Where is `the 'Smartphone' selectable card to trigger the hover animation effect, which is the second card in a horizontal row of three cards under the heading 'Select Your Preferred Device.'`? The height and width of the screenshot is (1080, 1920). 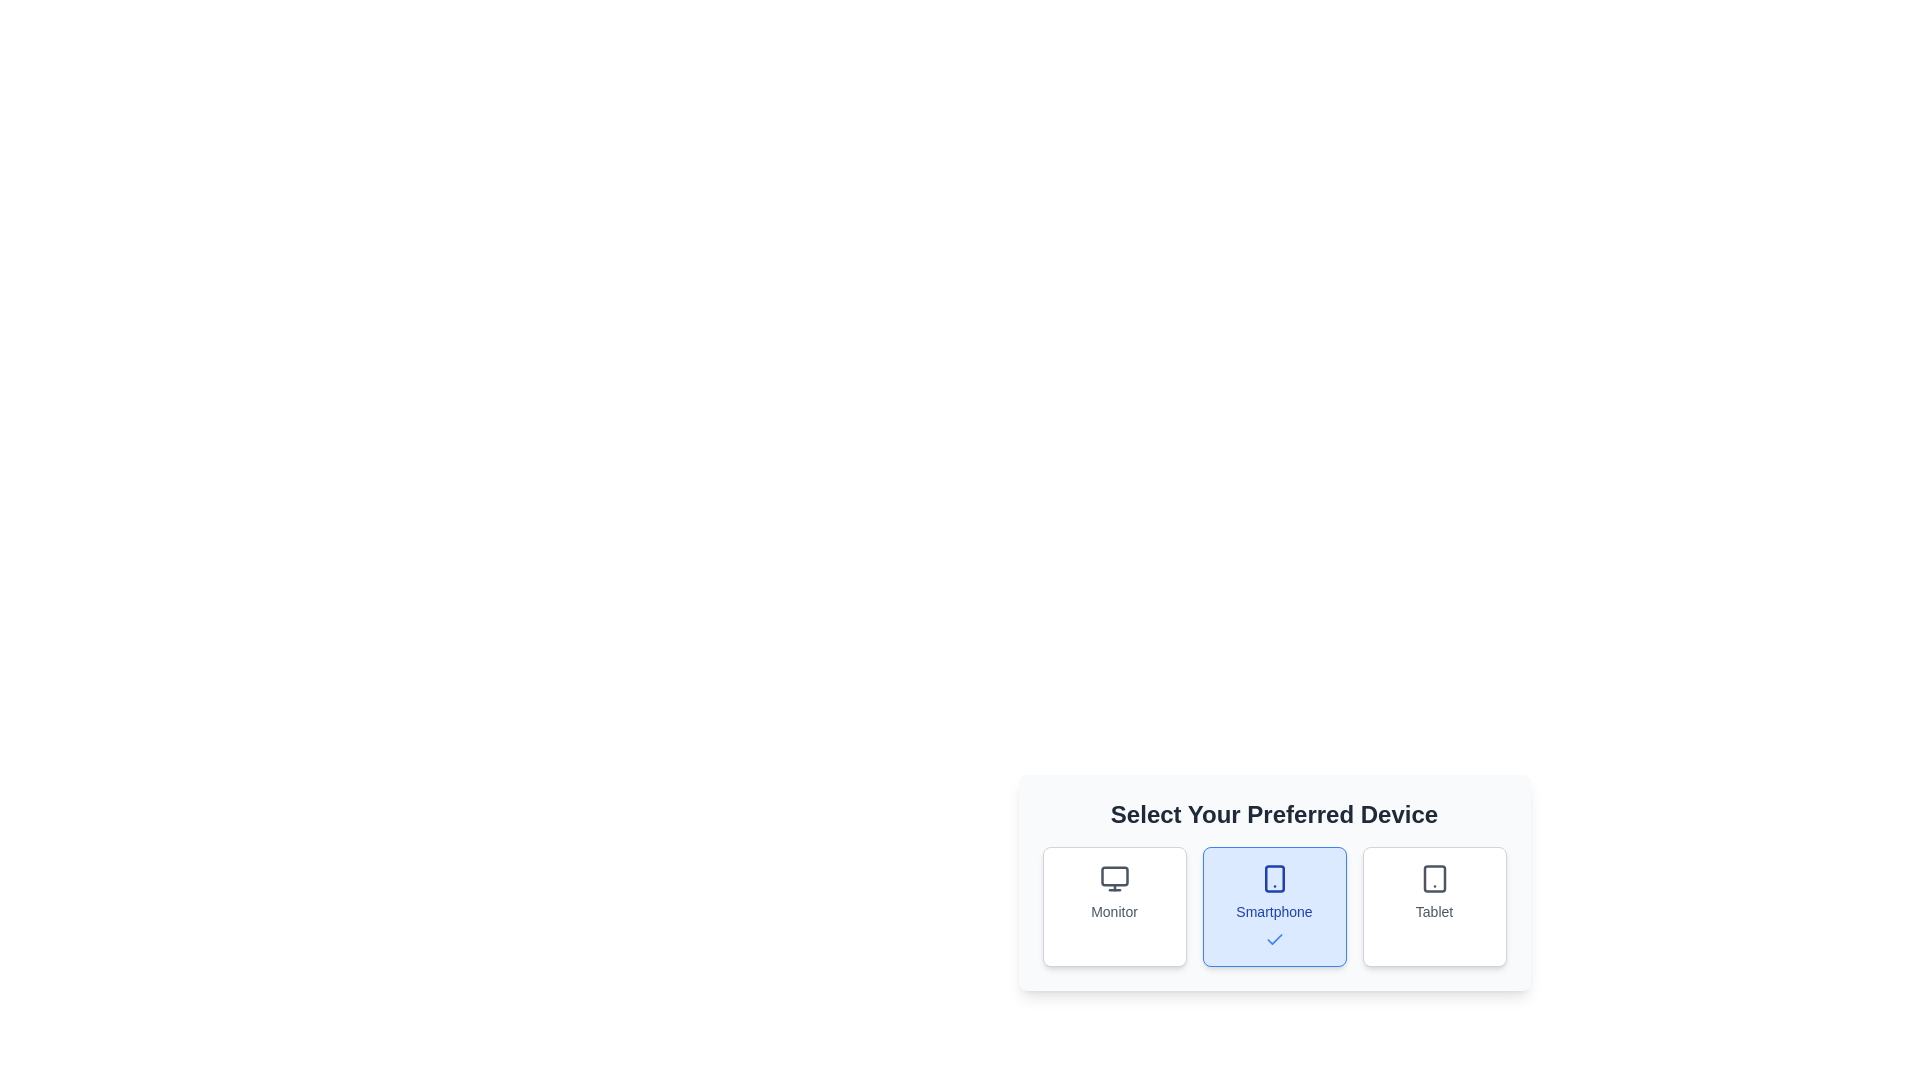
the 'Smartphone' selectable card to trigger the hover animation effect, which is the second card in a horizontal row of three cards under the heading 'Select Your Preferred Device.' is located at coordinates (1273, 906).